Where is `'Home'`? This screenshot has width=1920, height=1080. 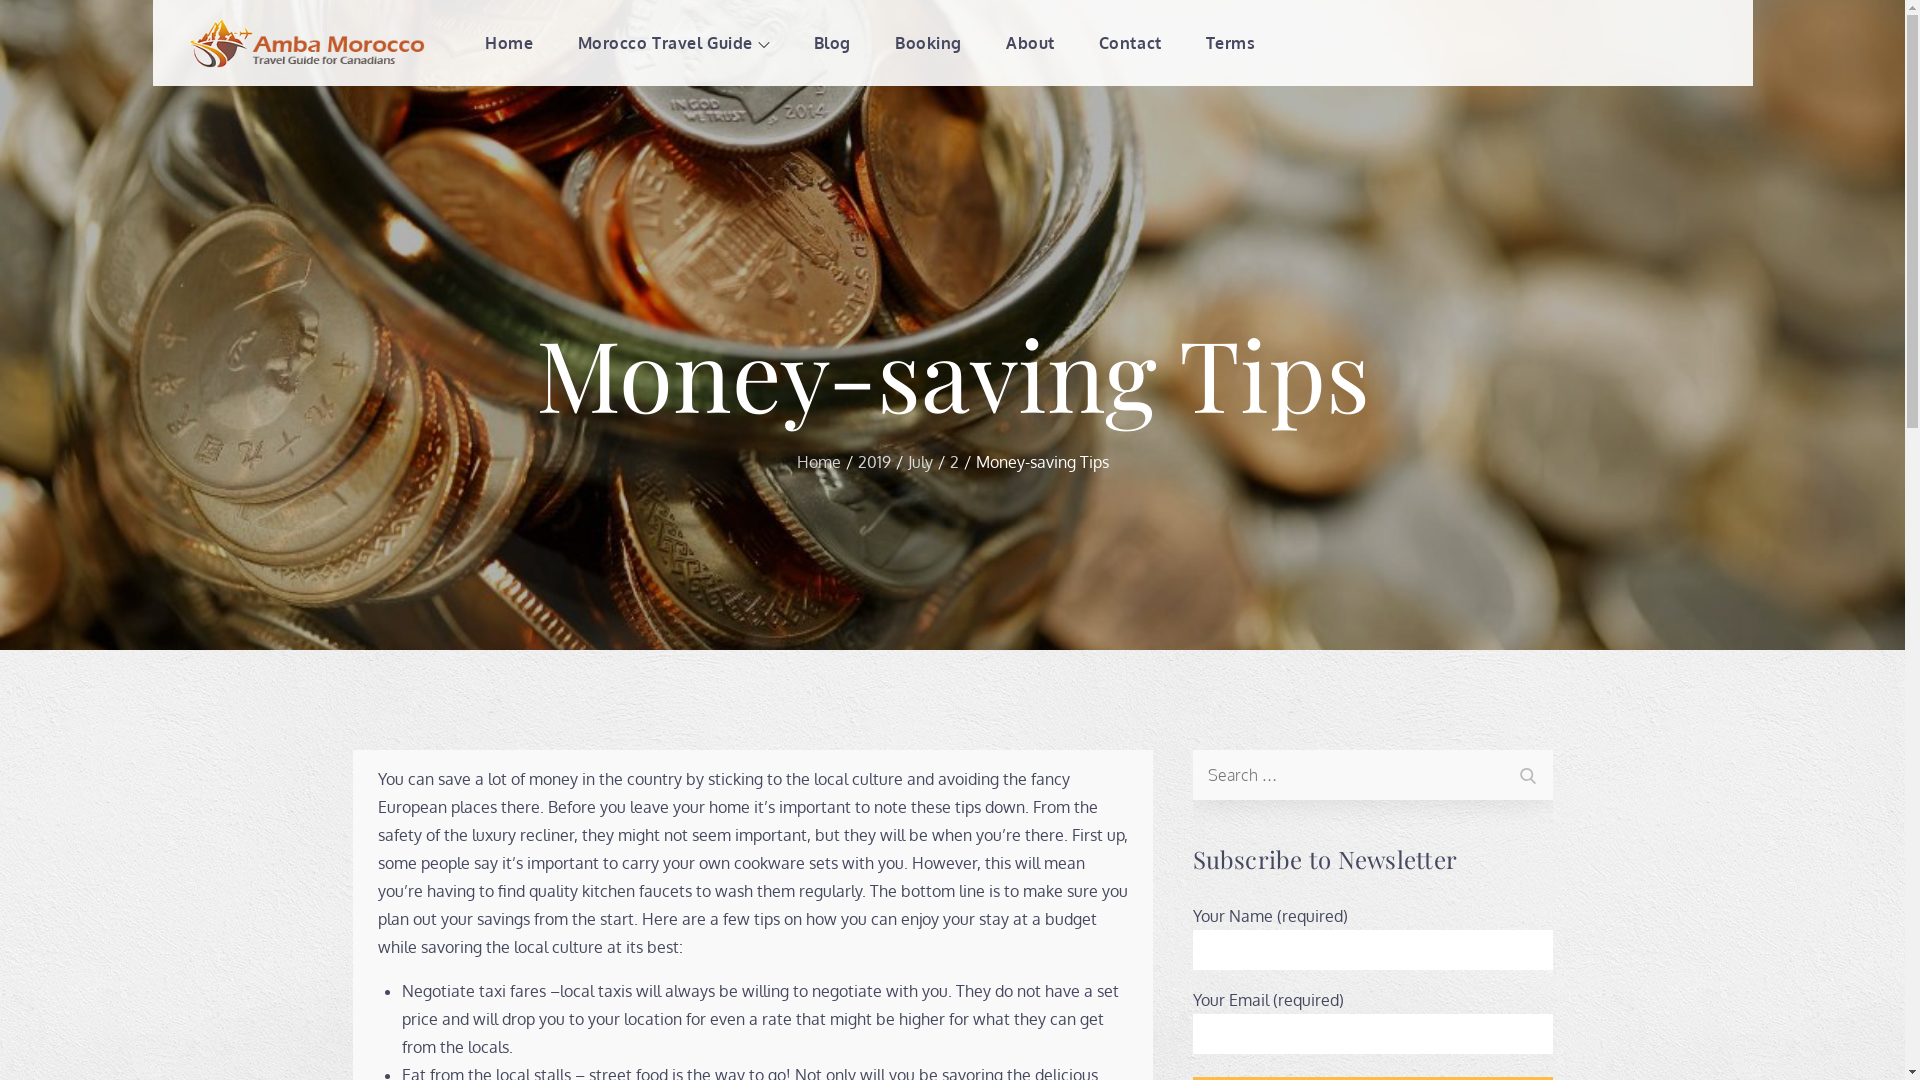
'Home' is located at coordinates (817, 462).